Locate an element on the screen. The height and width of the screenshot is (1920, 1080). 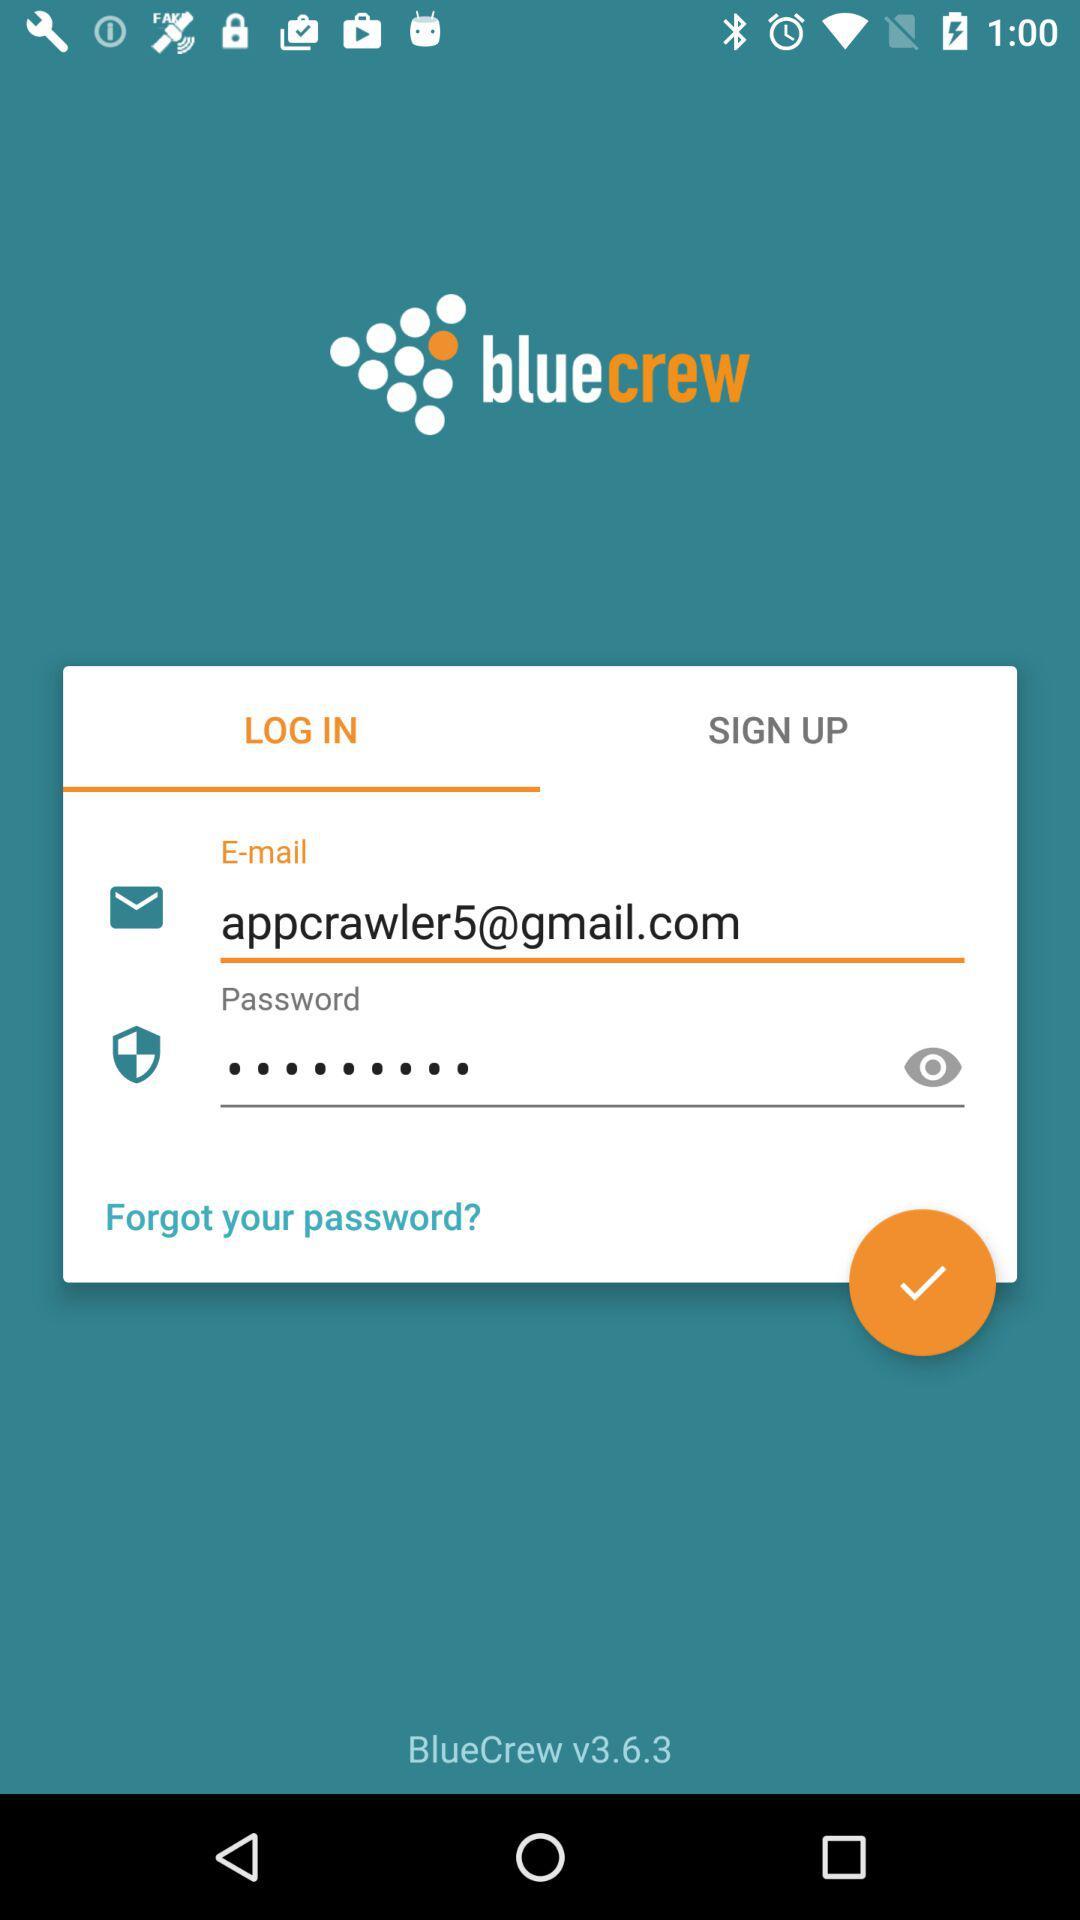
information is located at coordinates (922, 1282).